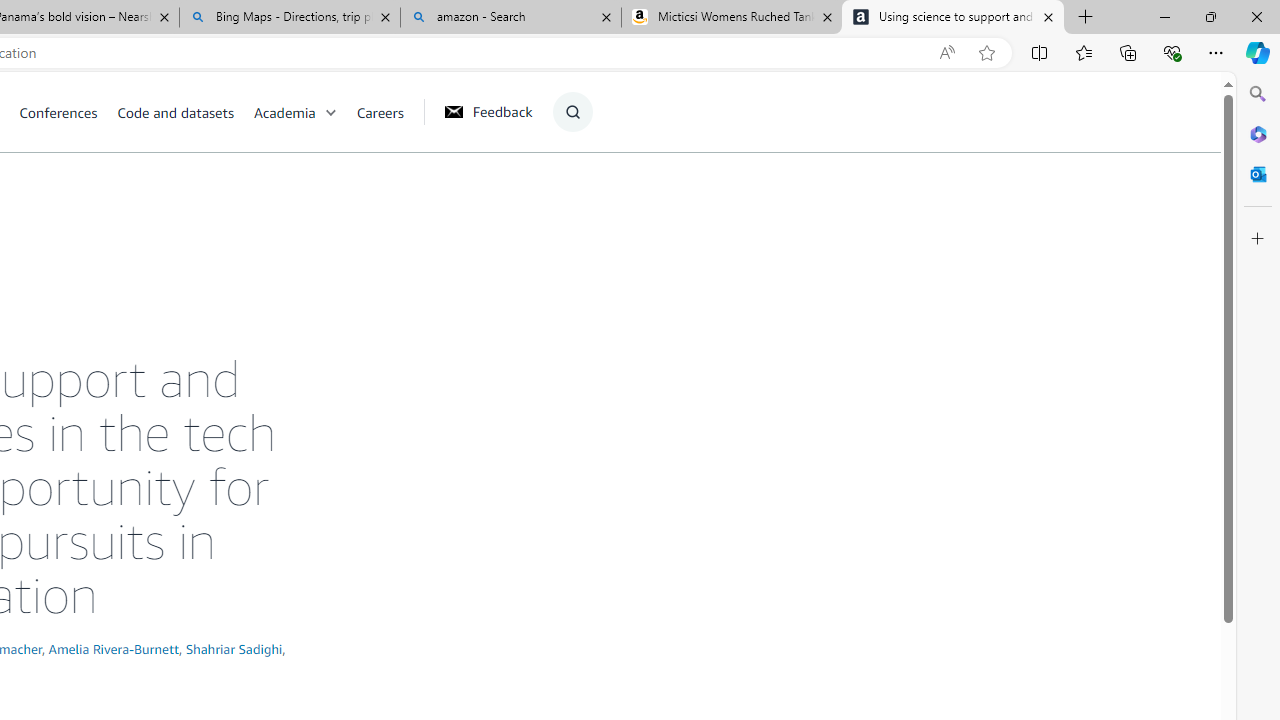 The width and height of the screenshot is (1280, 720). I want to click on 'Conferences', so click(58, 111).